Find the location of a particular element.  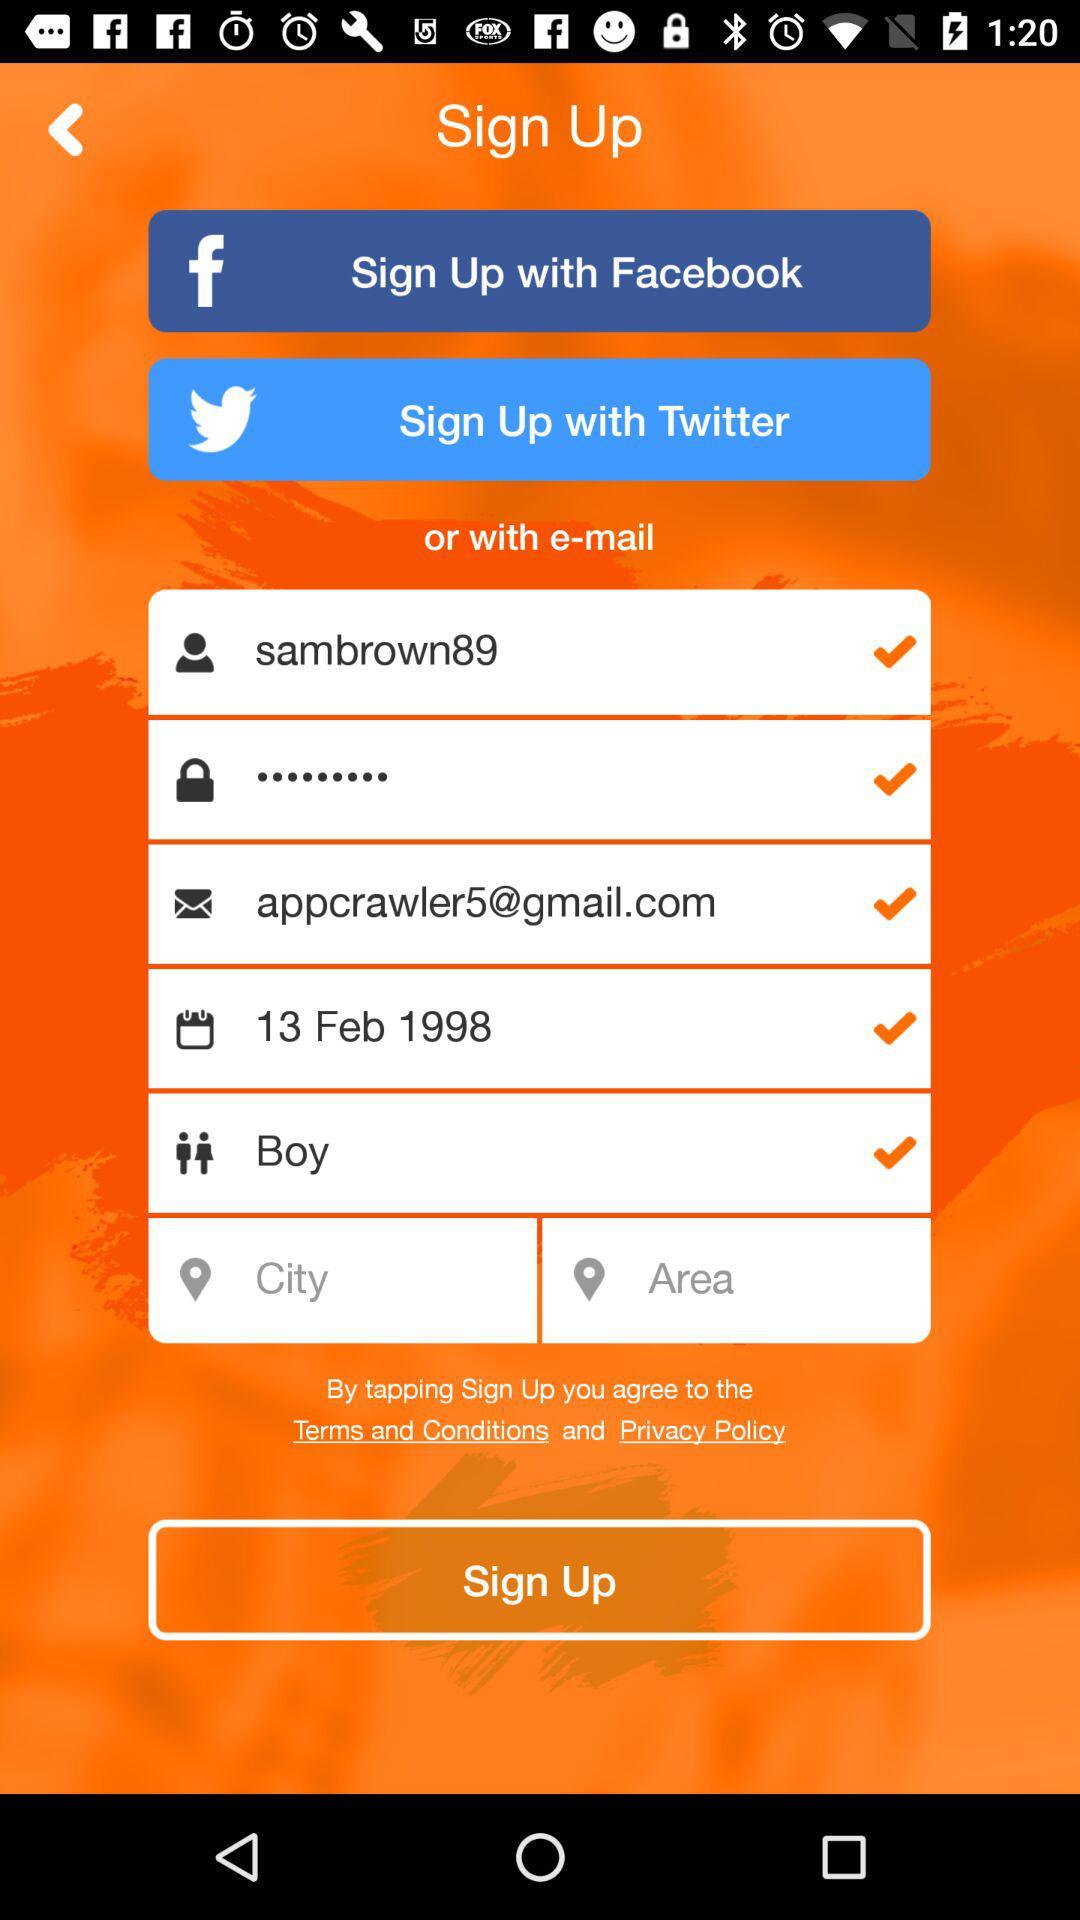

city is located at coordinates (353, 1280).